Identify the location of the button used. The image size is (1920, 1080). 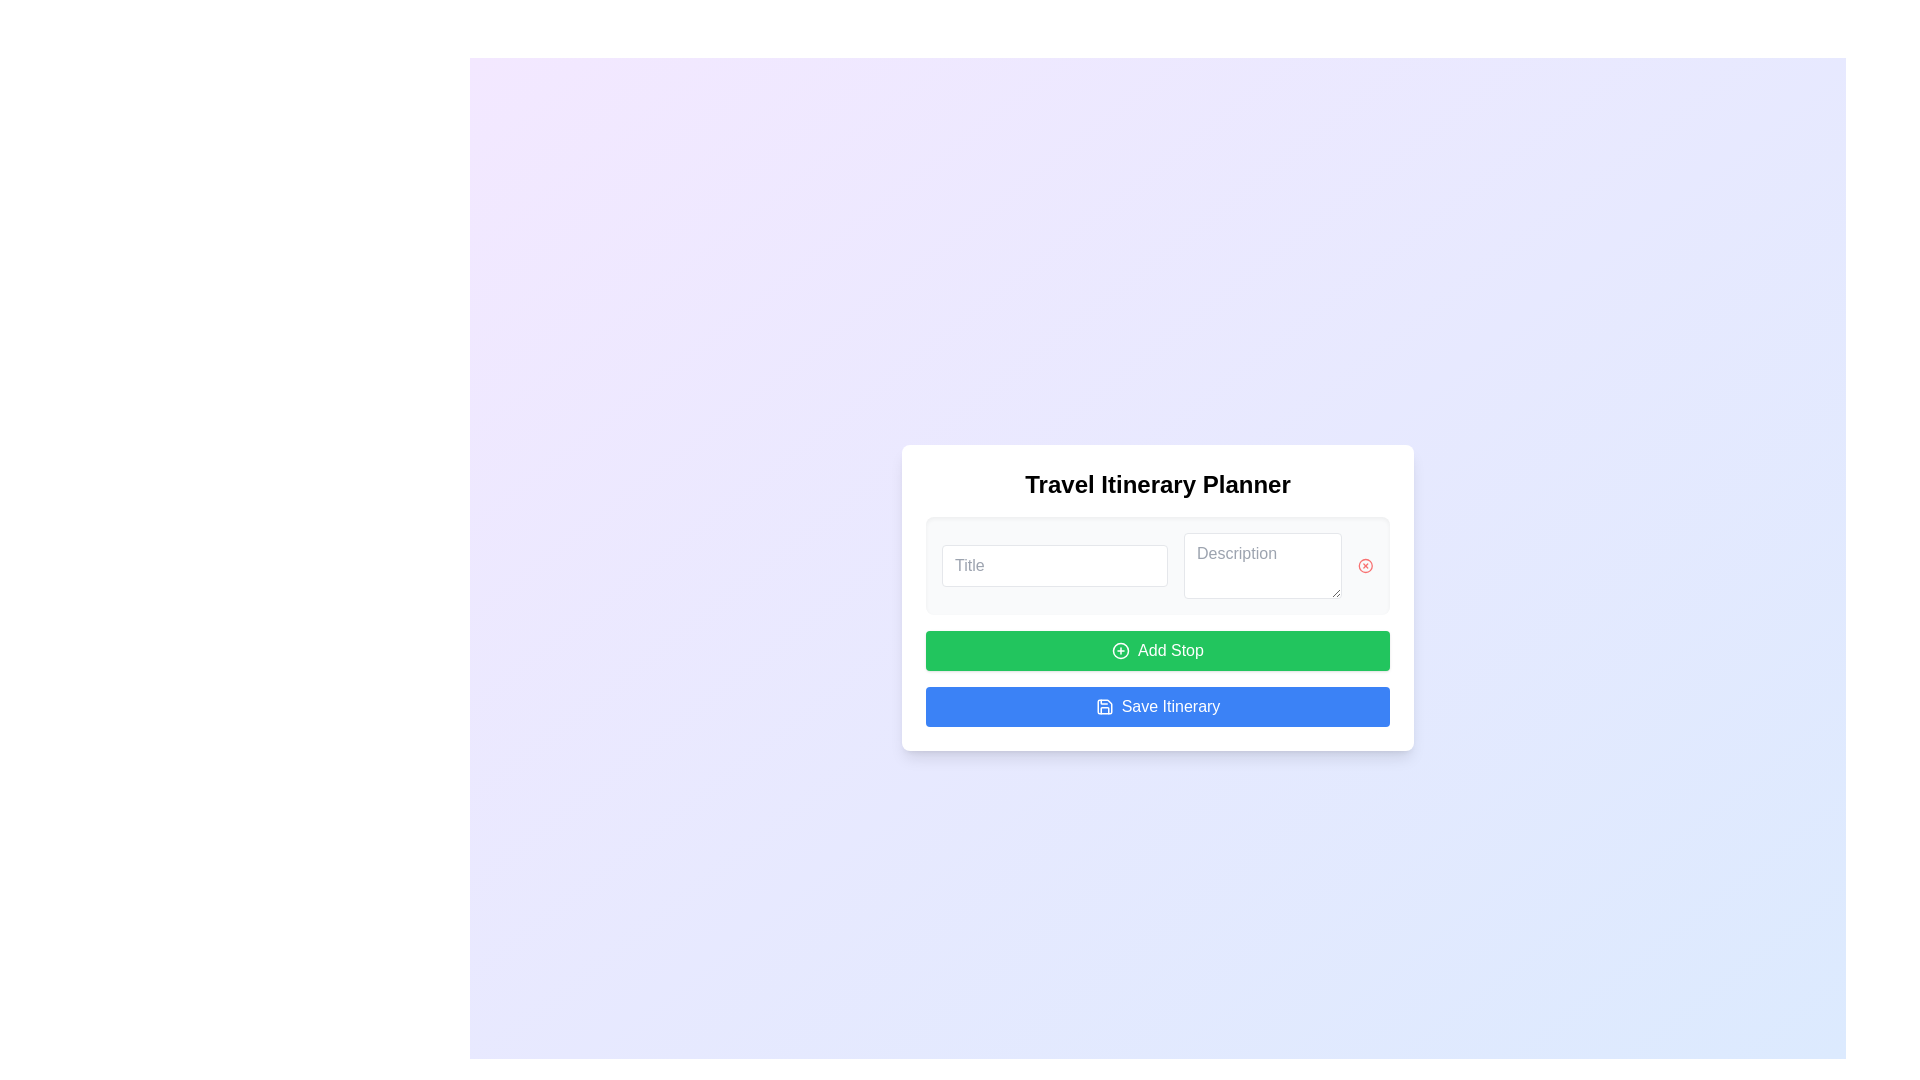
(1157, 651).